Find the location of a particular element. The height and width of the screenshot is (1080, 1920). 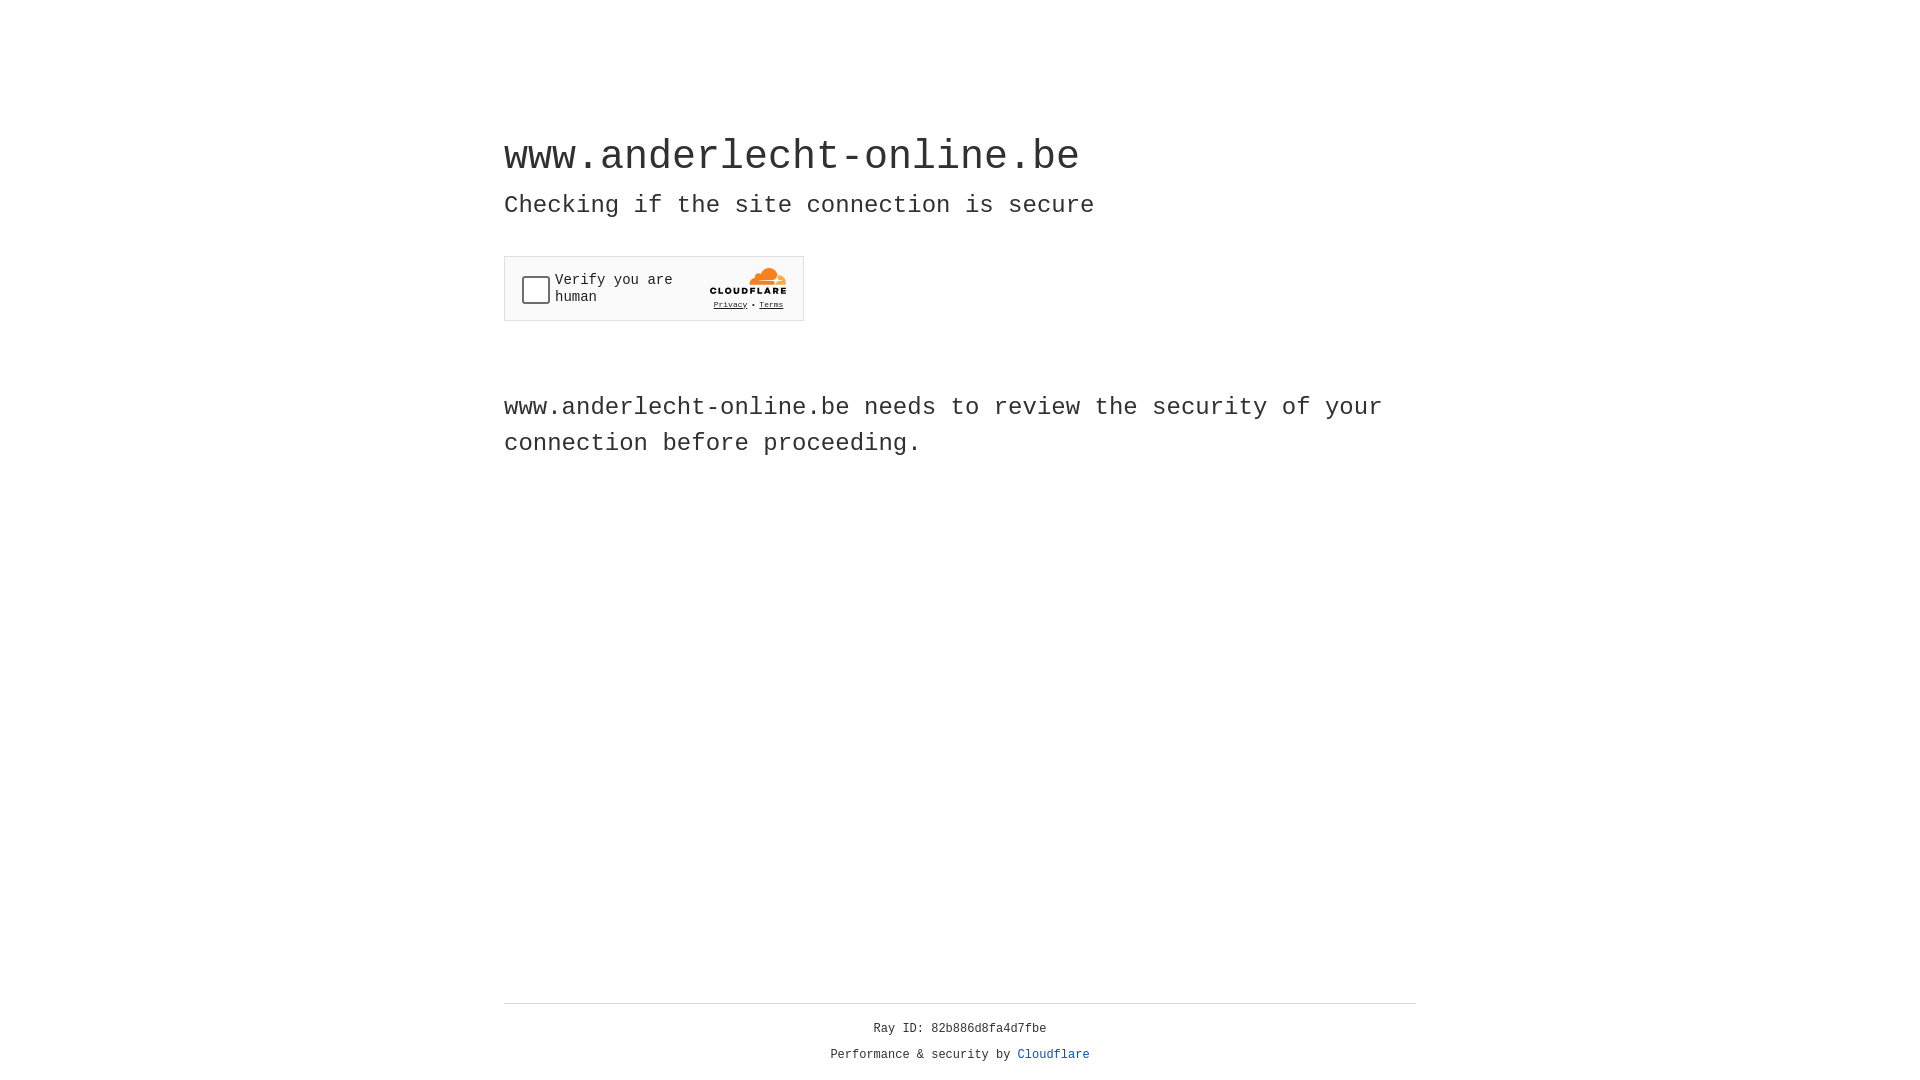

'Widget containing a Cloudflare security challenge' is located at coordinates (653, 288).